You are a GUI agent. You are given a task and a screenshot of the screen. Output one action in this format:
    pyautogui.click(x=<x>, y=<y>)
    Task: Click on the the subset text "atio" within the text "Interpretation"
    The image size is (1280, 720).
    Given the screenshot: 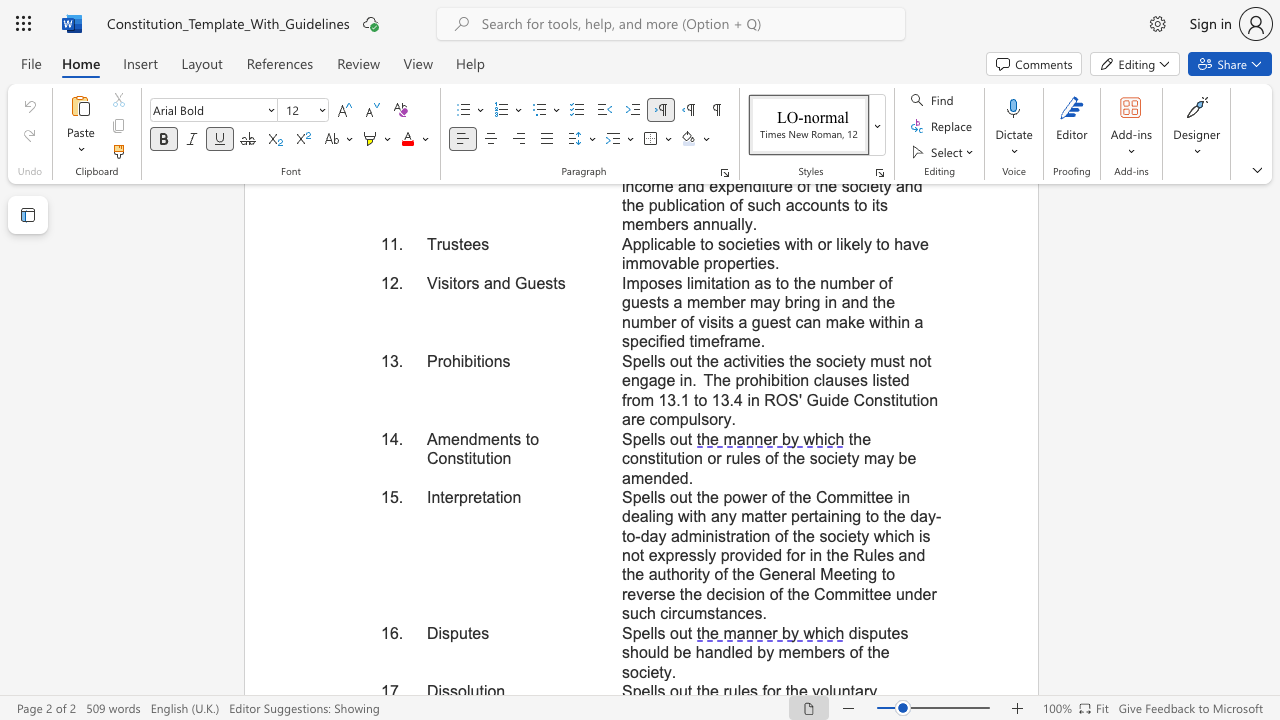 What is the action you would take?
    pyautogui.click(x=486, y=496)
    